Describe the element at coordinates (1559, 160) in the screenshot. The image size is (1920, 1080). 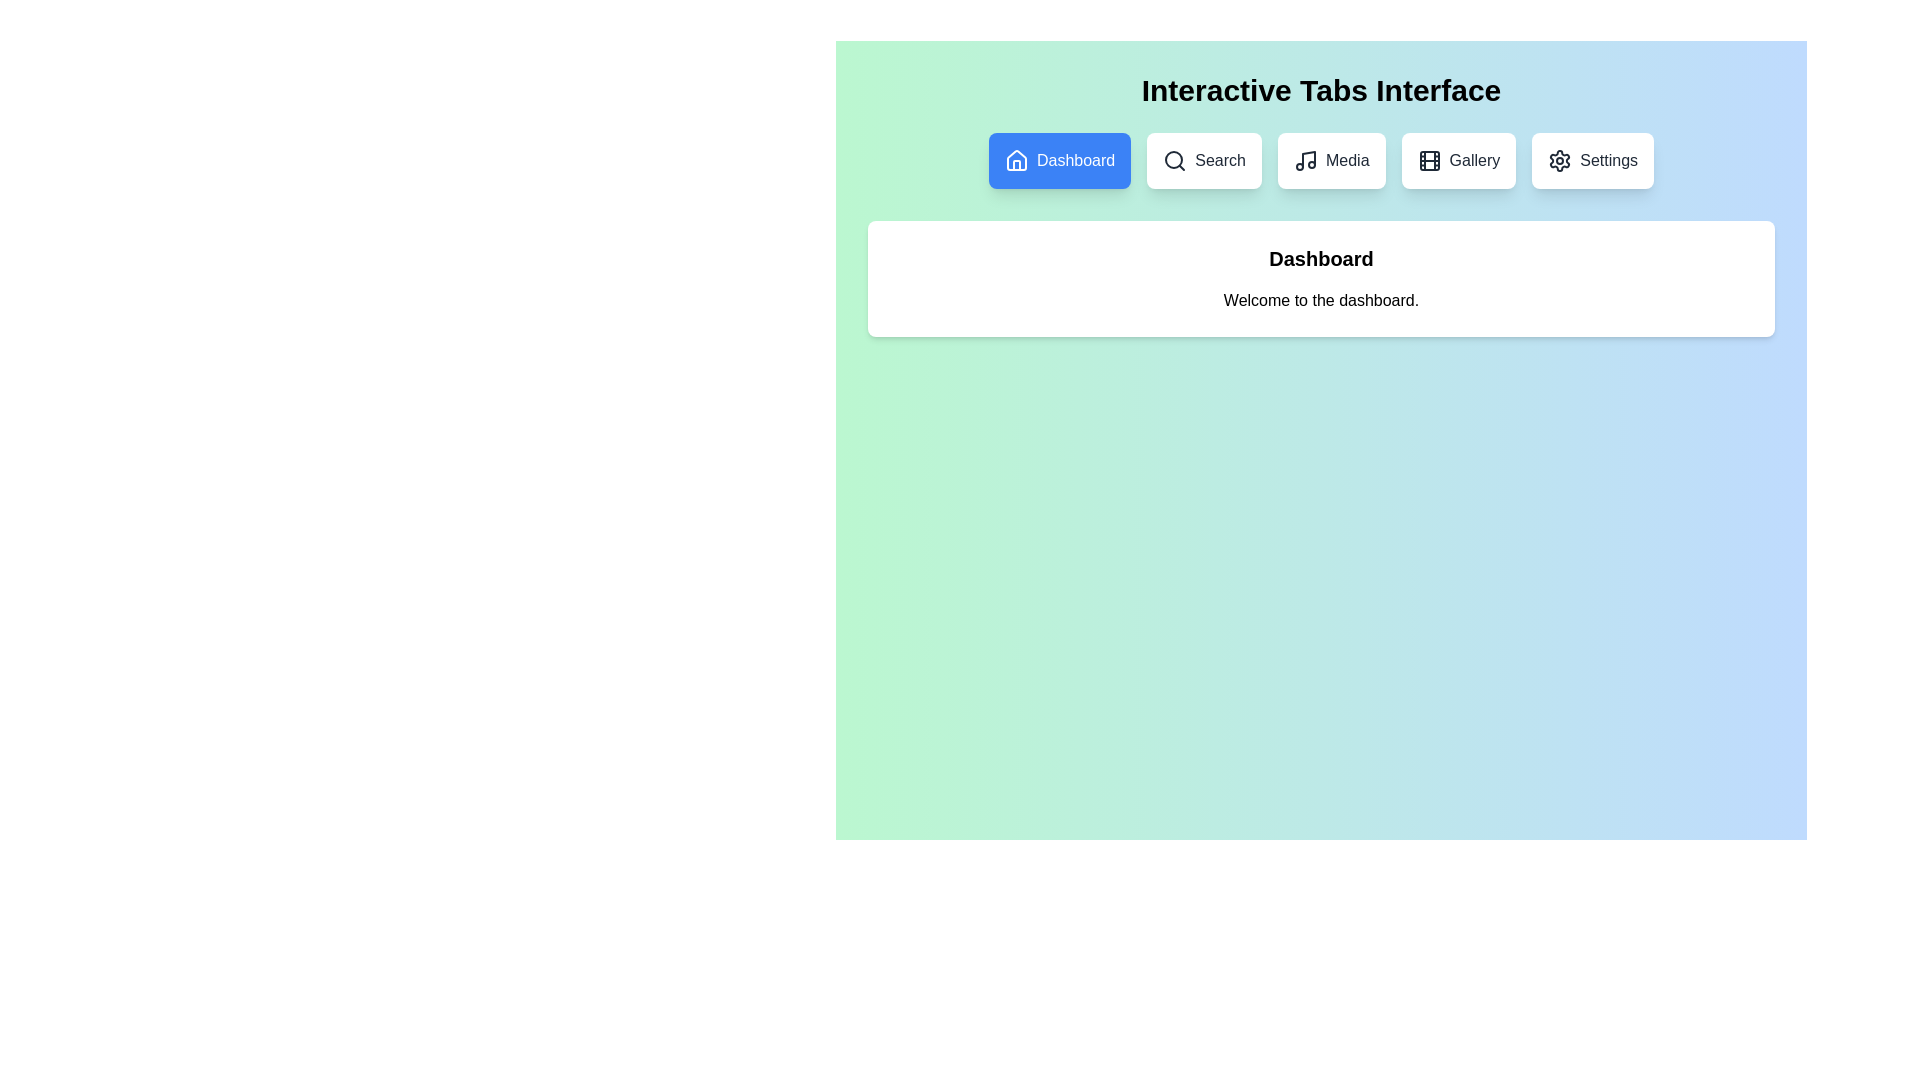
I see `the gear-shaped settings icon located in the top-right grouping of tab buttons, which has a black outline on a white background` at that location.